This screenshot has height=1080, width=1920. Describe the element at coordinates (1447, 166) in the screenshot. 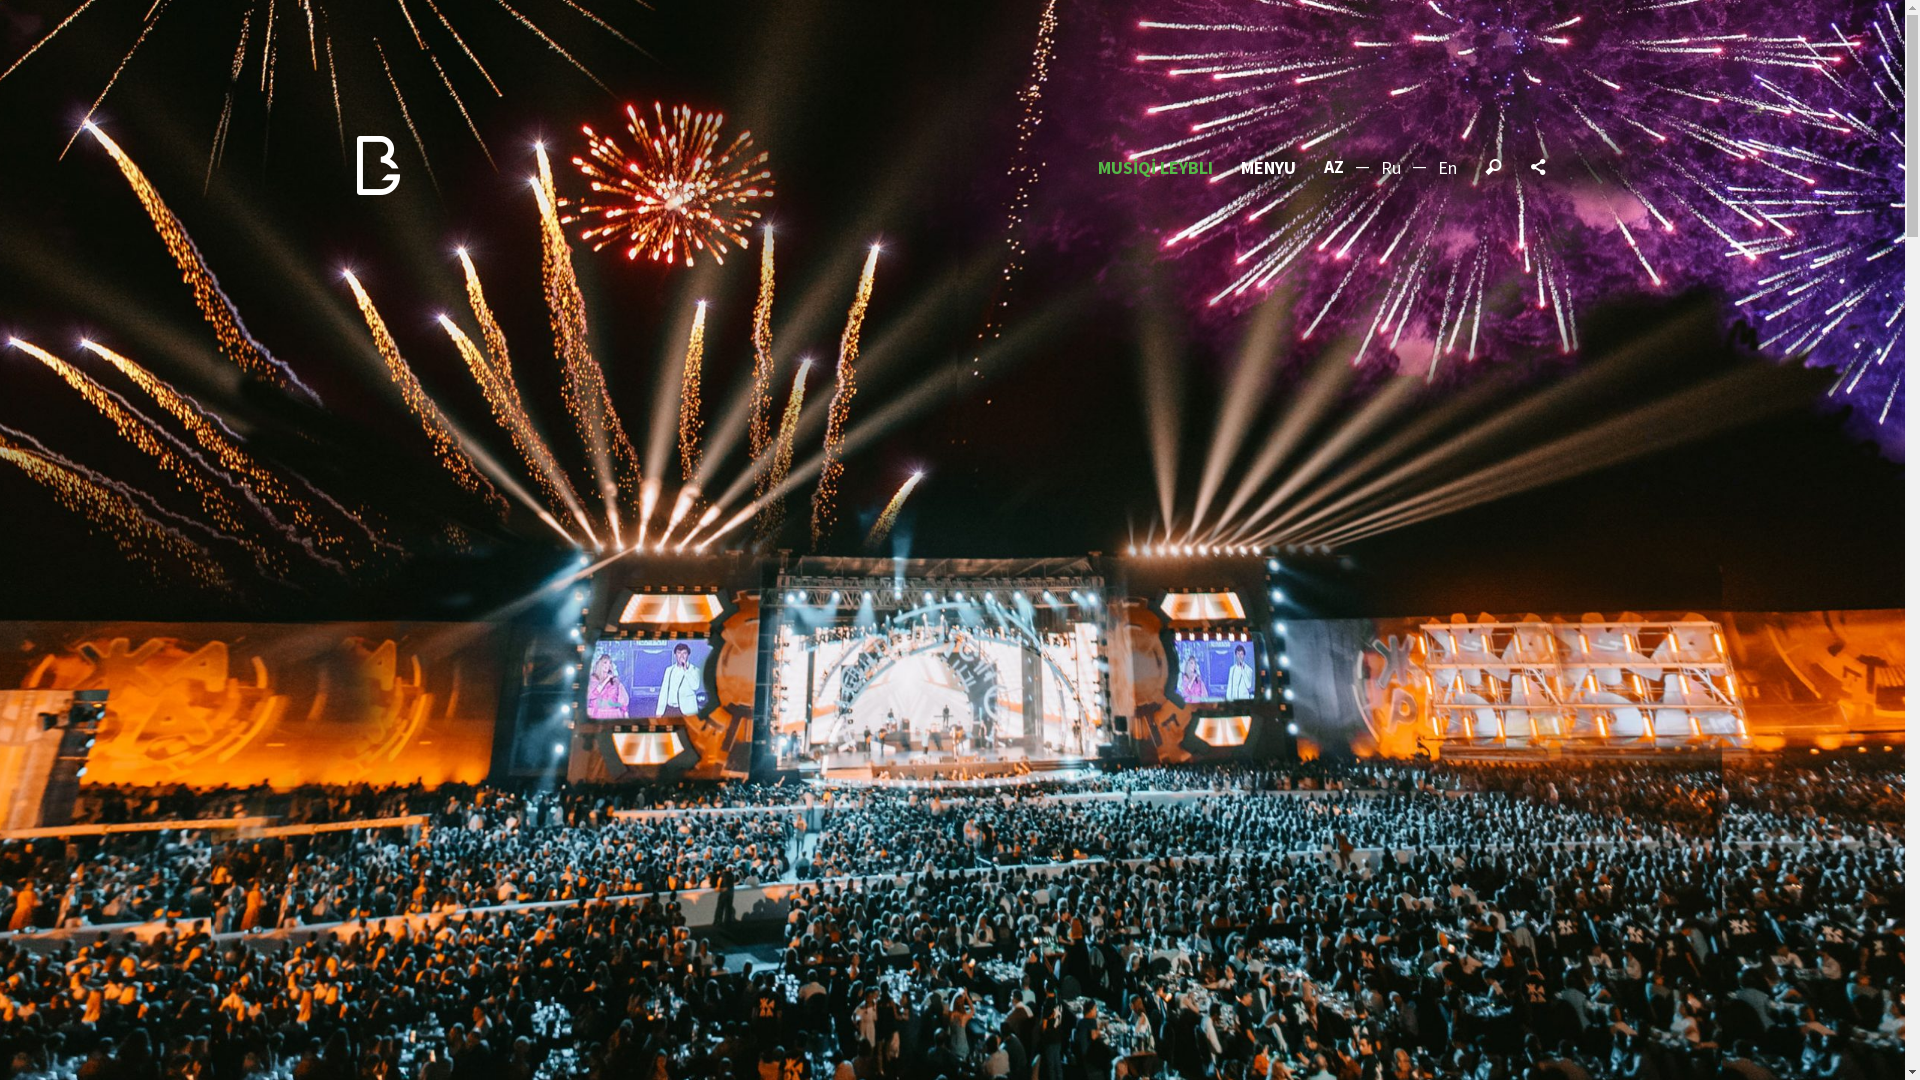

I see `'En'` at that location.